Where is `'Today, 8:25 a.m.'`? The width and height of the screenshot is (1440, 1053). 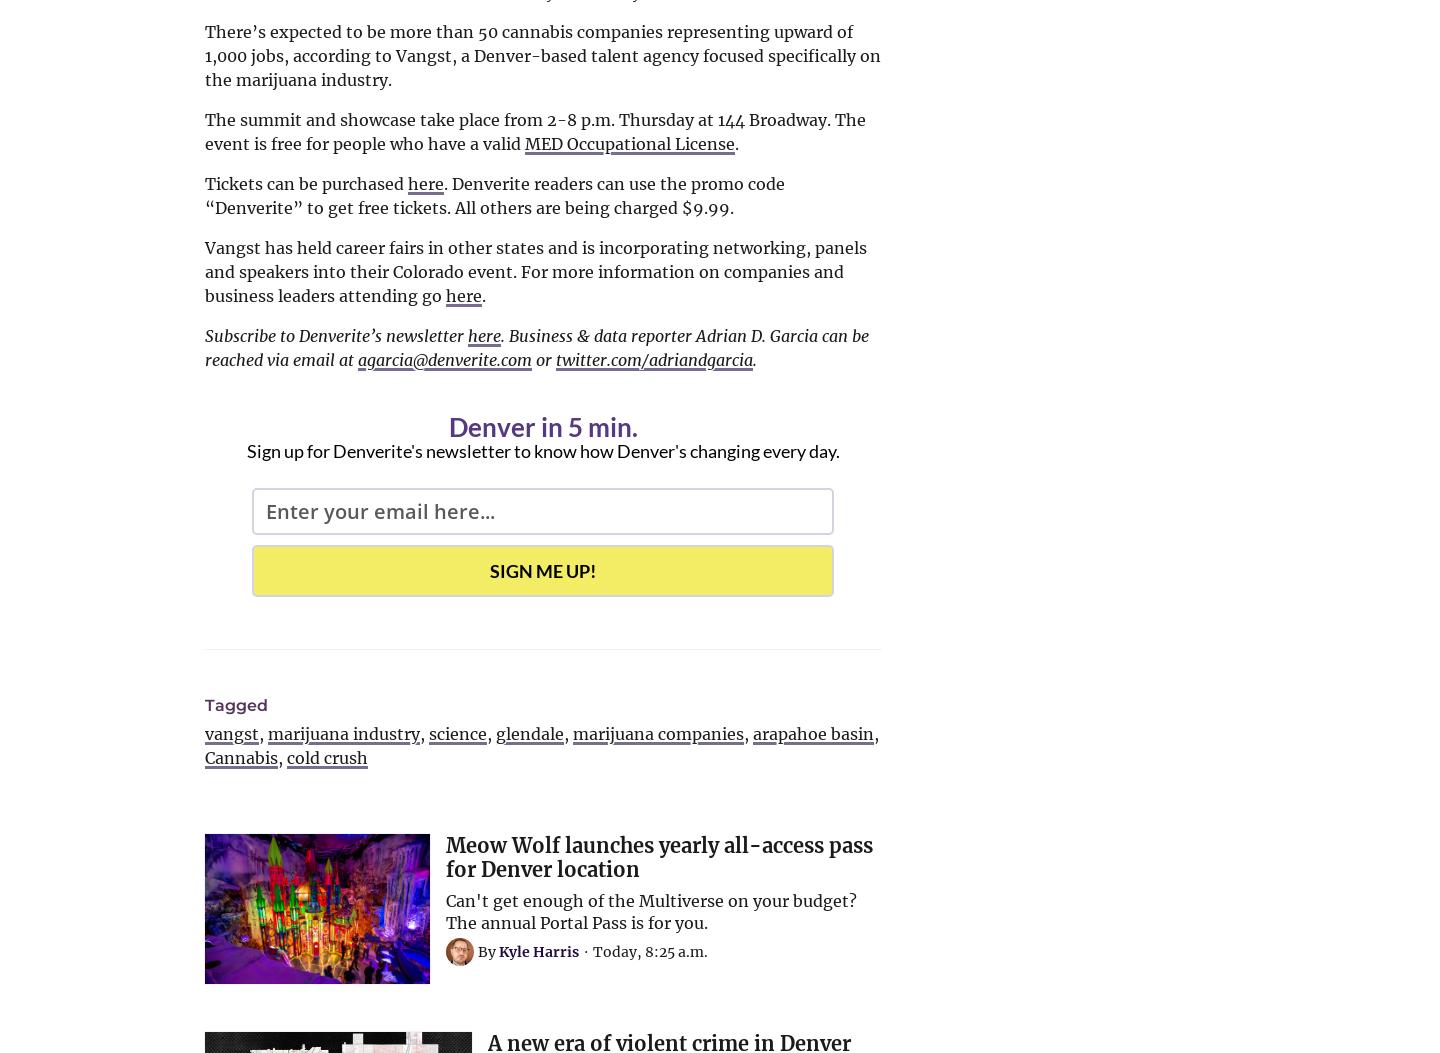
'Today, 8:25 a.m.' is located at coordinates (649, 951).